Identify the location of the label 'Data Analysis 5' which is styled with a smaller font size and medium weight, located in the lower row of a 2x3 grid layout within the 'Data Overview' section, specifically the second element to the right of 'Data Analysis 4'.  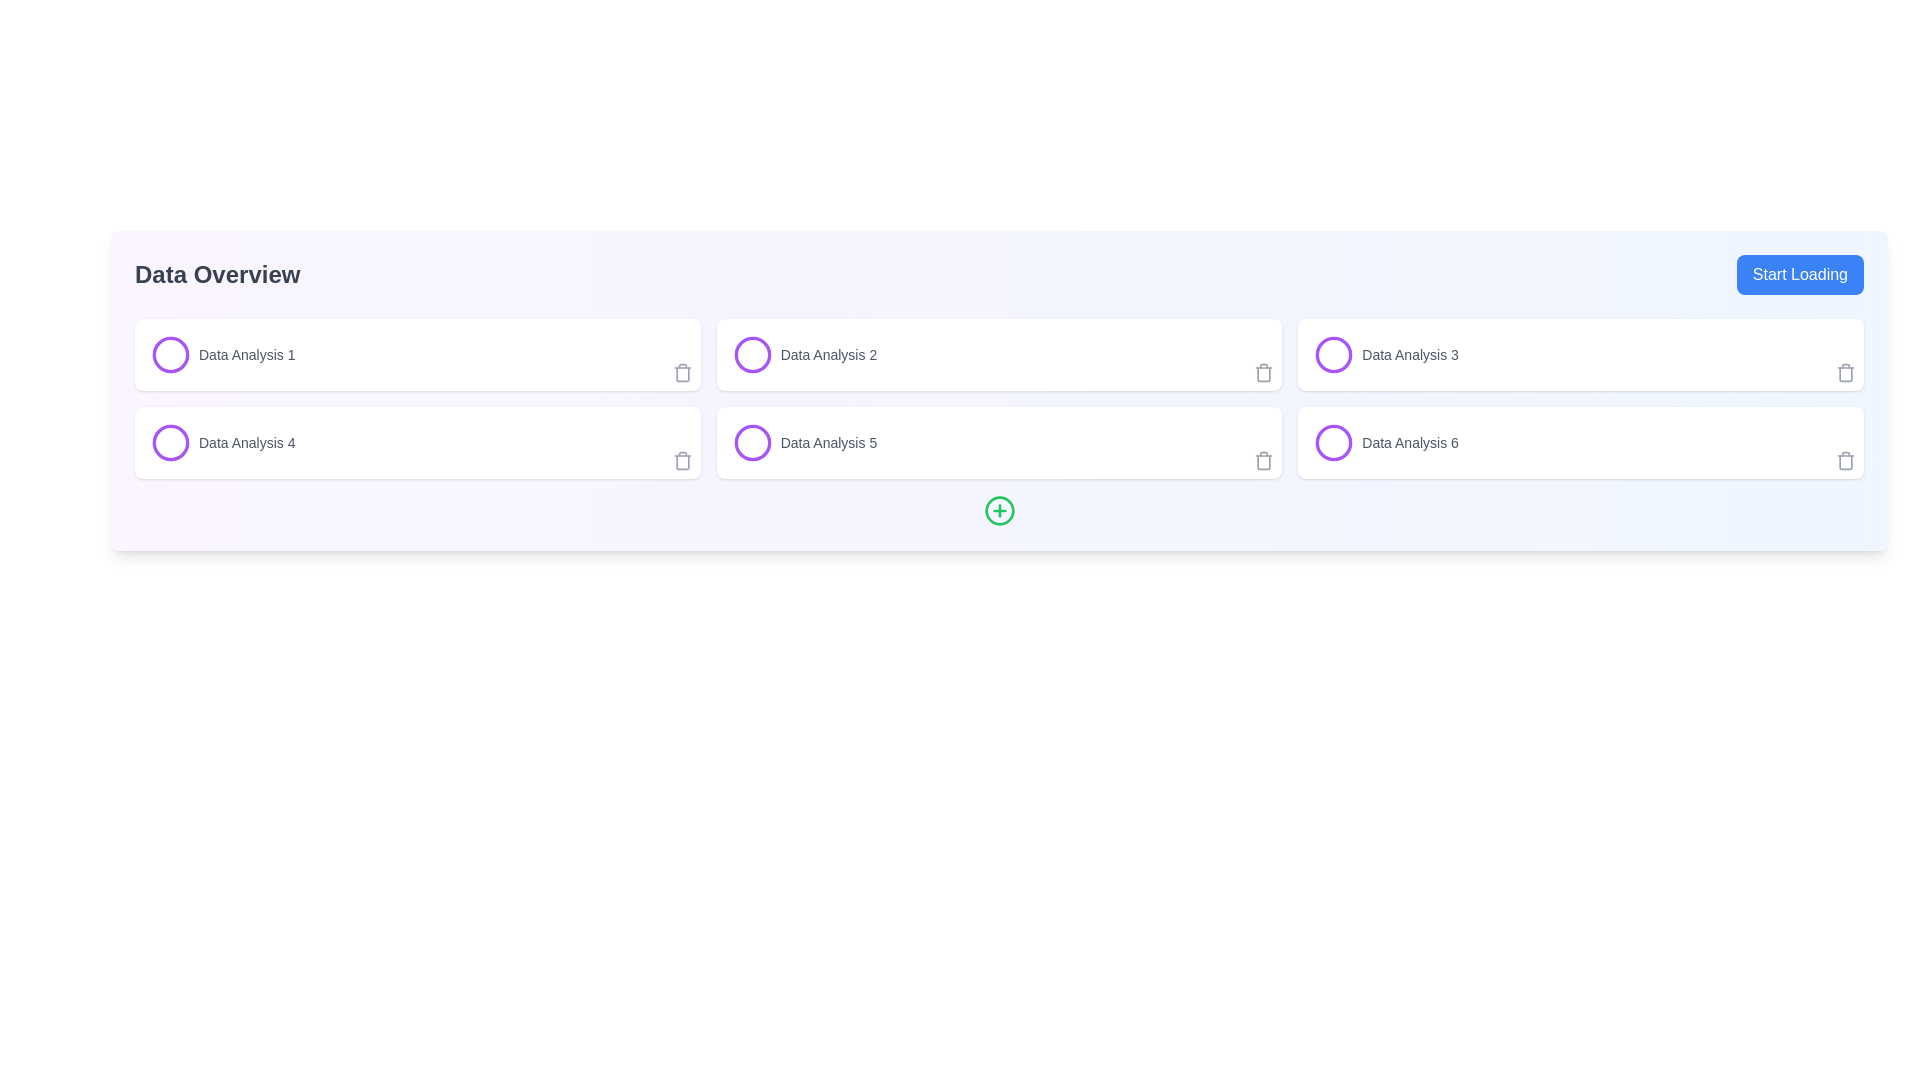
(828, 442).